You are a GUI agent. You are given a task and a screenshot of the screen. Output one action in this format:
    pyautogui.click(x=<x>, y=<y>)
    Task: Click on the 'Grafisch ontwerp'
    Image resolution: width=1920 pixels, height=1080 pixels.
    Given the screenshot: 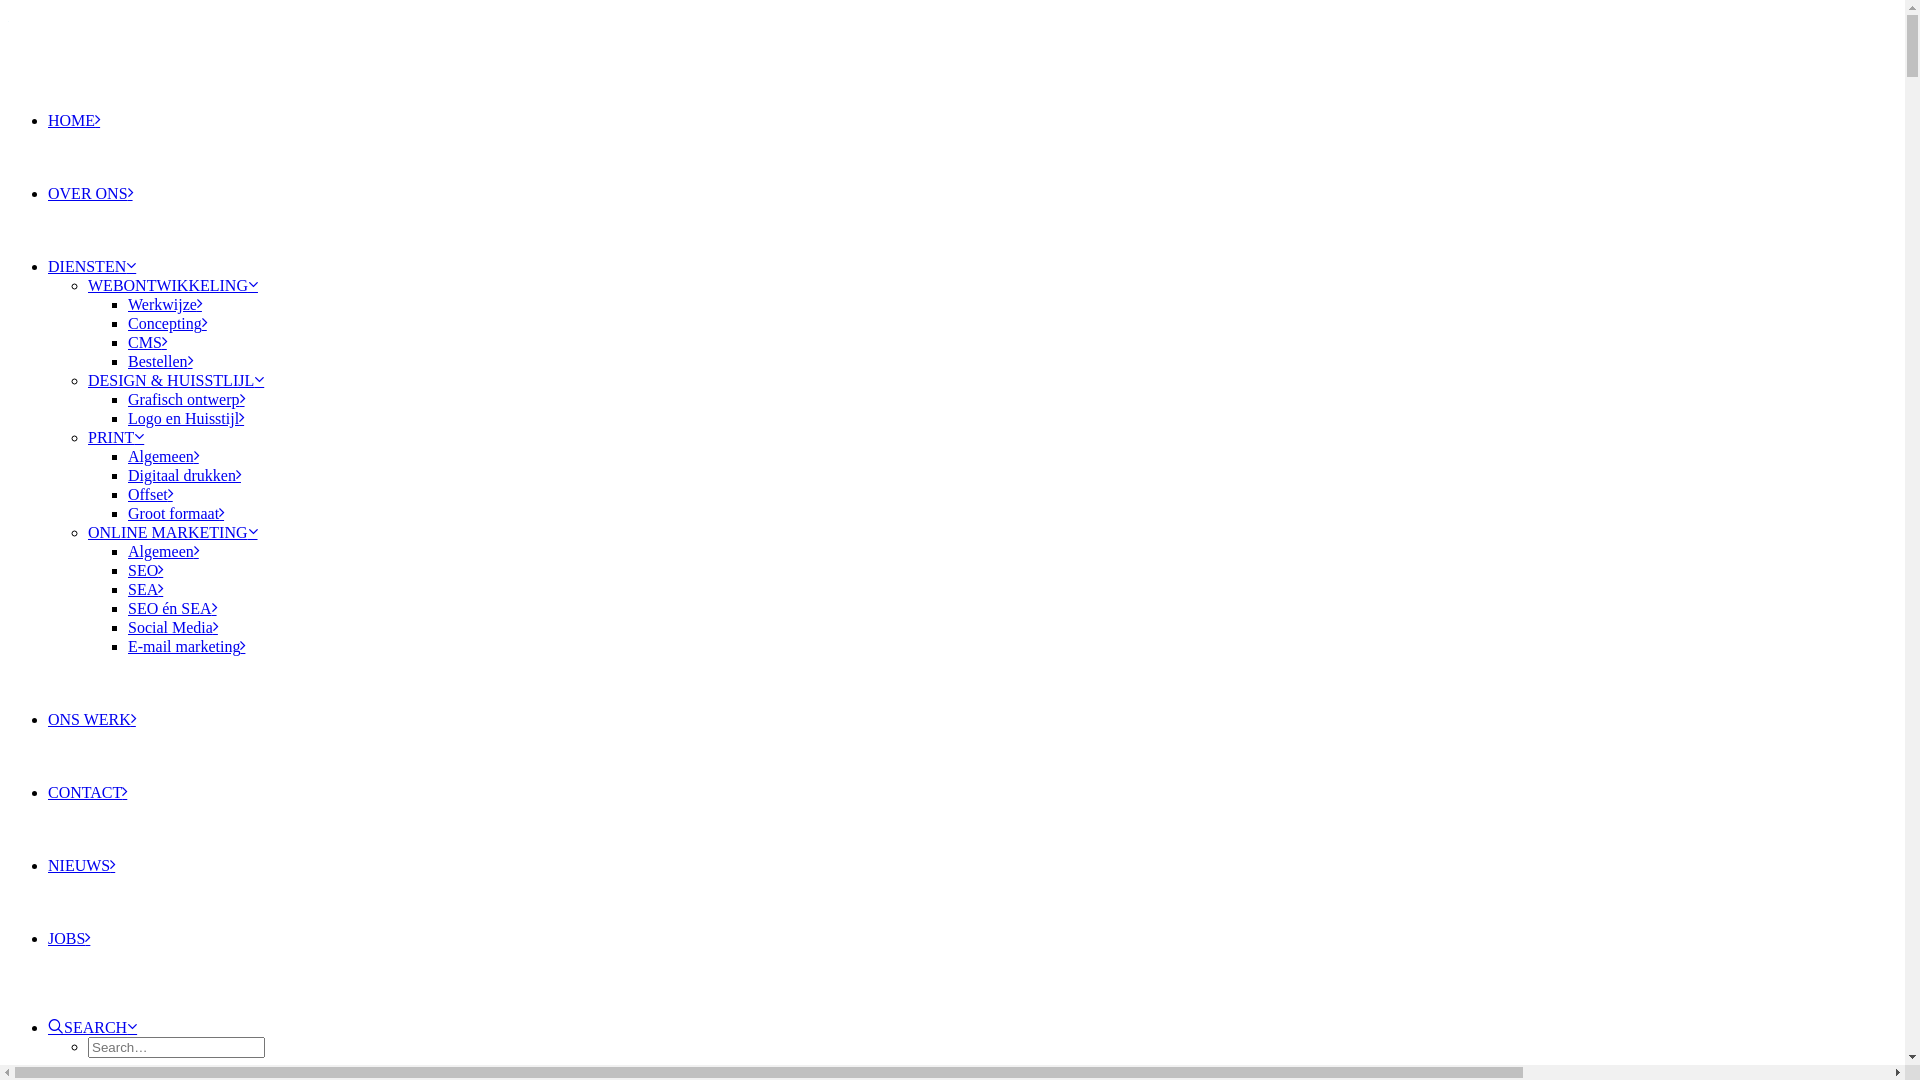 What is the action you would take?
    pyautogui.click(x=186, y=399)
    